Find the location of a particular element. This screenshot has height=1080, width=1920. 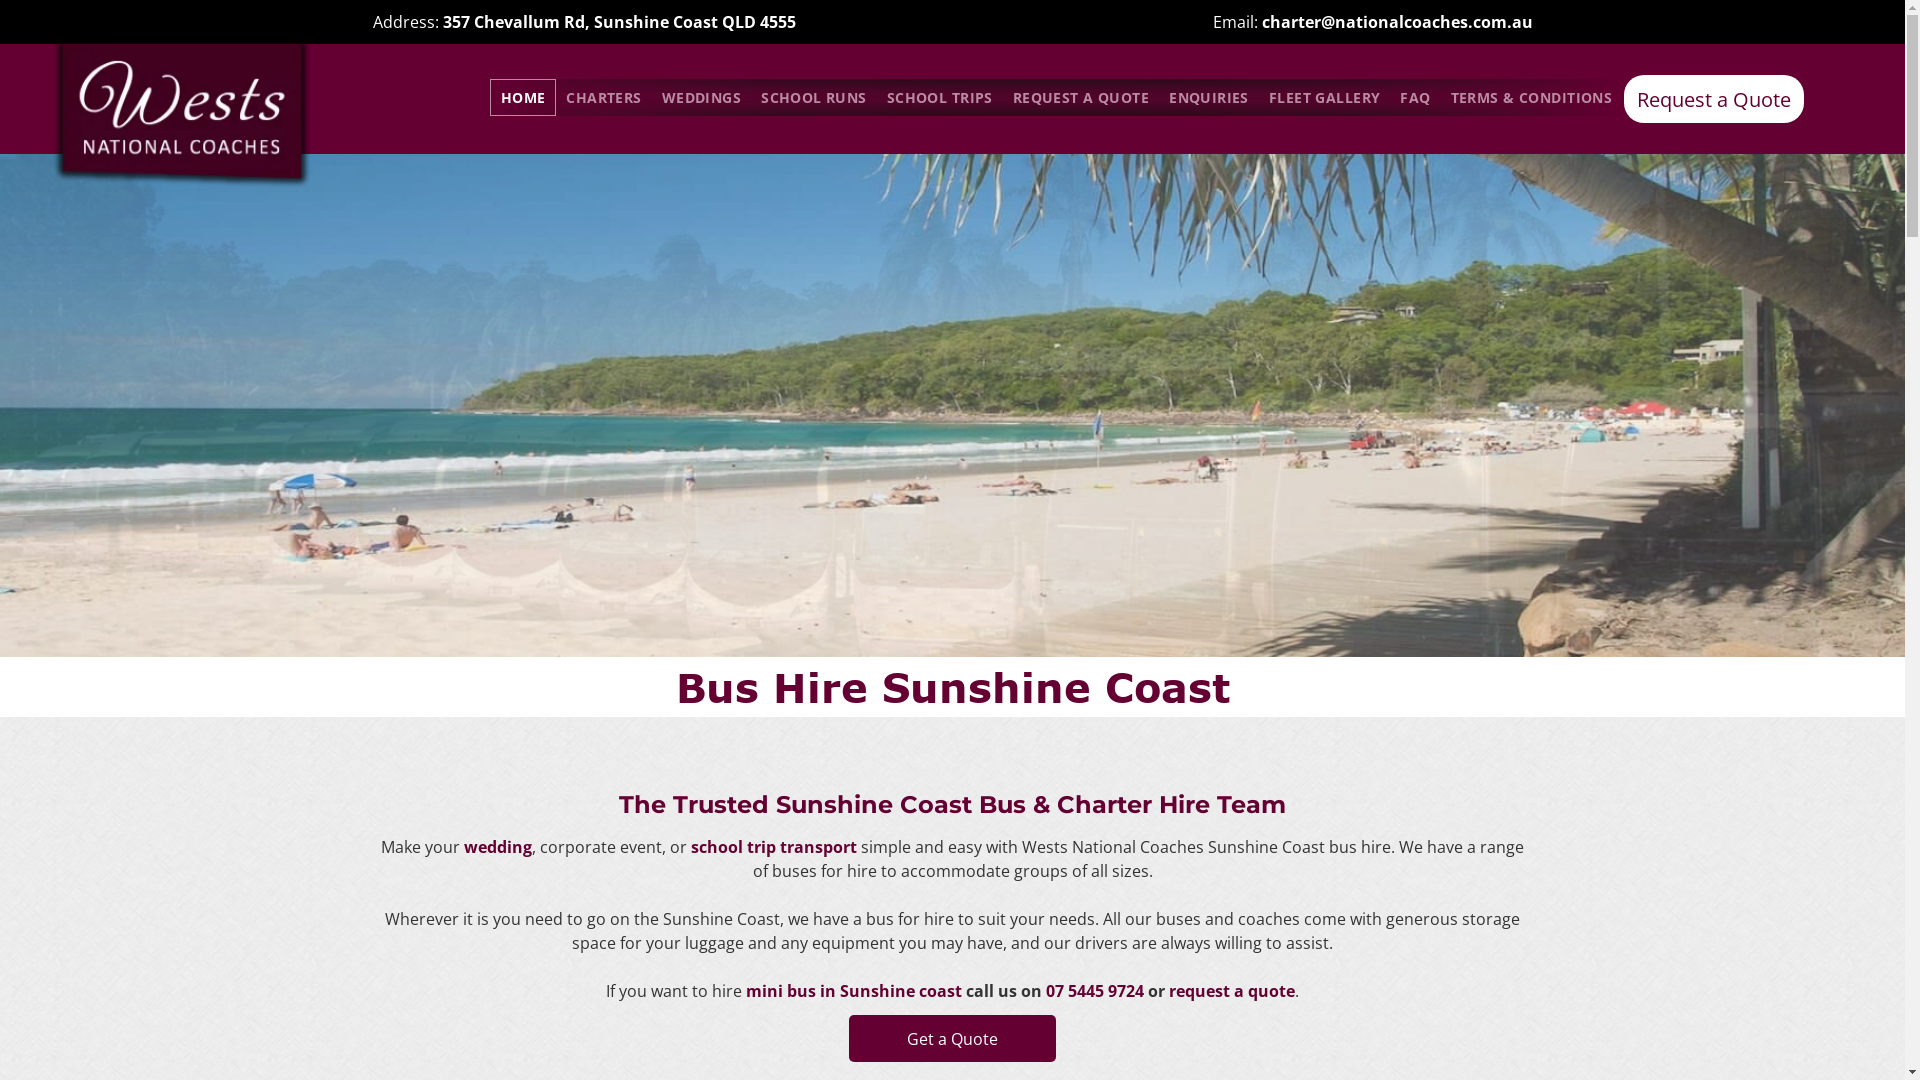

'Get a Quote' is located at coordinates (951, 1037).